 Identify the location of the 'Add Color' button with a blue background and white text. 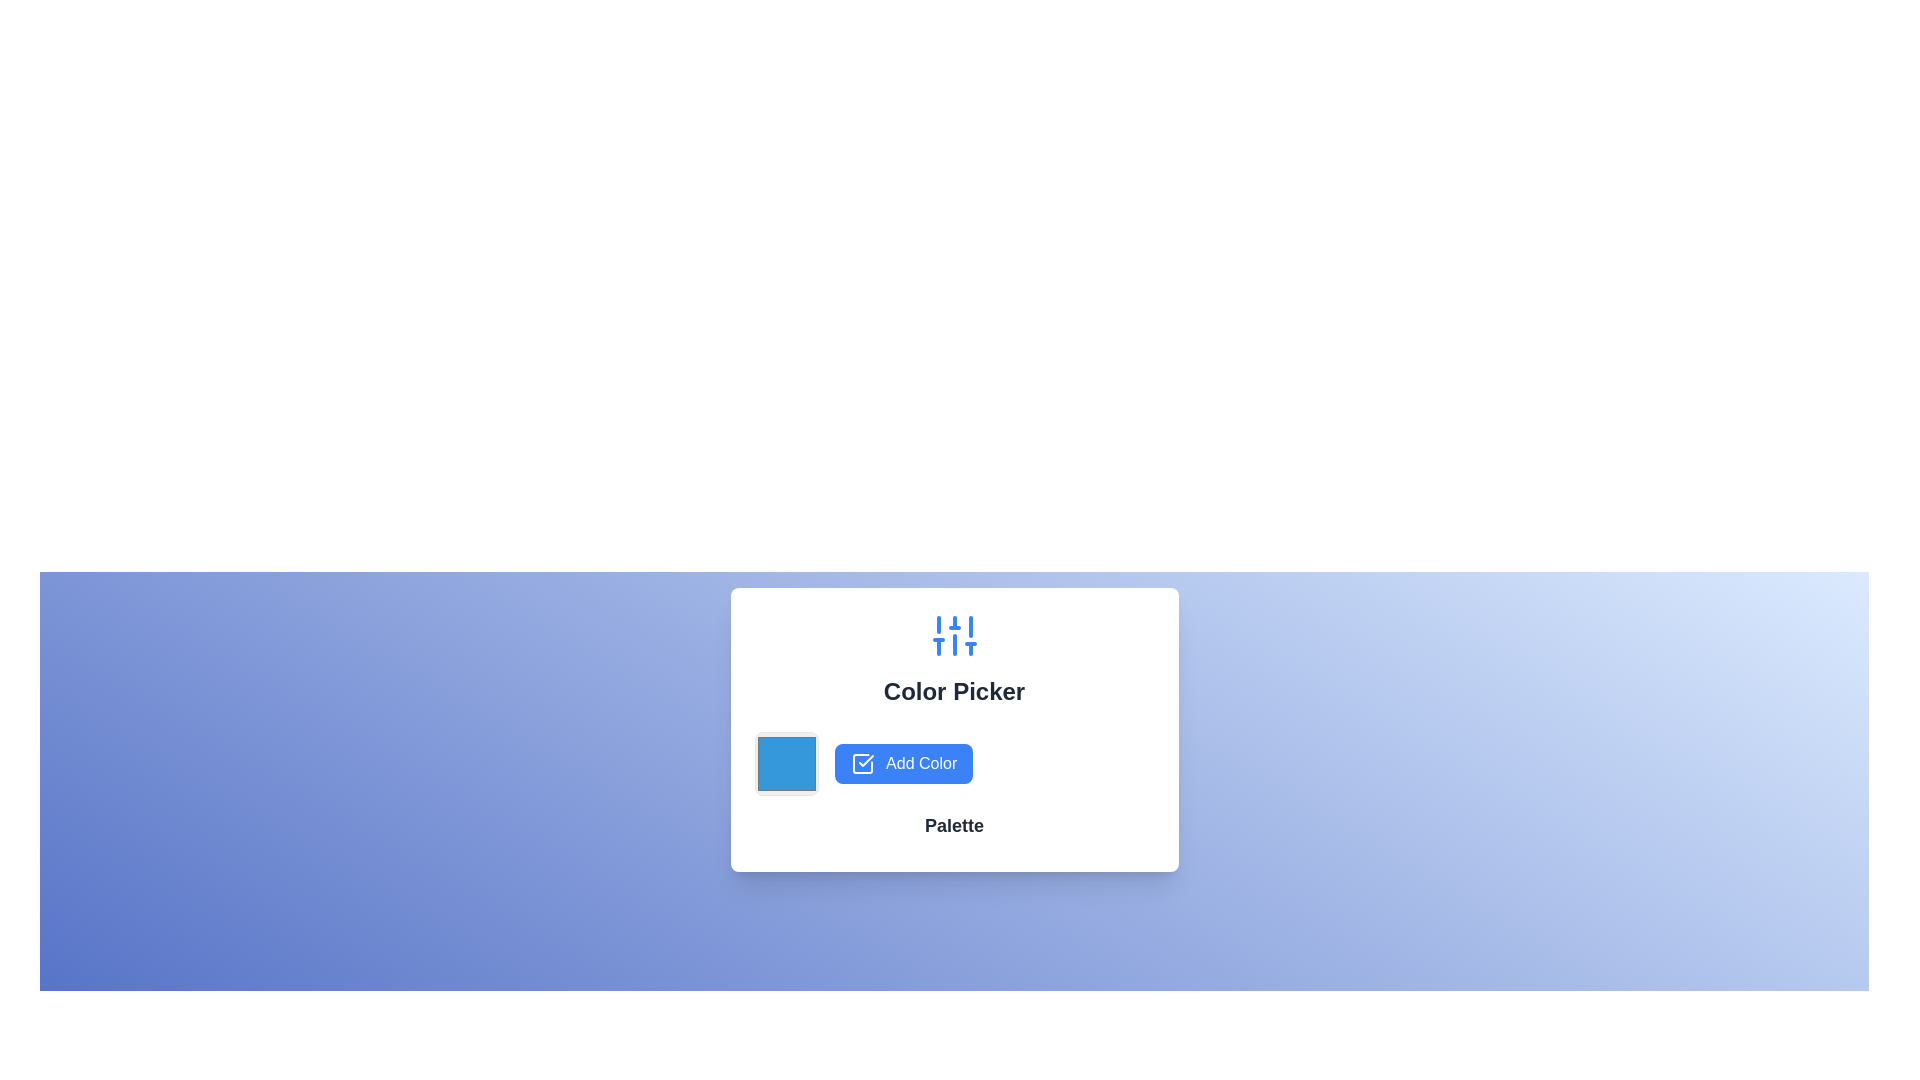
(953, 763).